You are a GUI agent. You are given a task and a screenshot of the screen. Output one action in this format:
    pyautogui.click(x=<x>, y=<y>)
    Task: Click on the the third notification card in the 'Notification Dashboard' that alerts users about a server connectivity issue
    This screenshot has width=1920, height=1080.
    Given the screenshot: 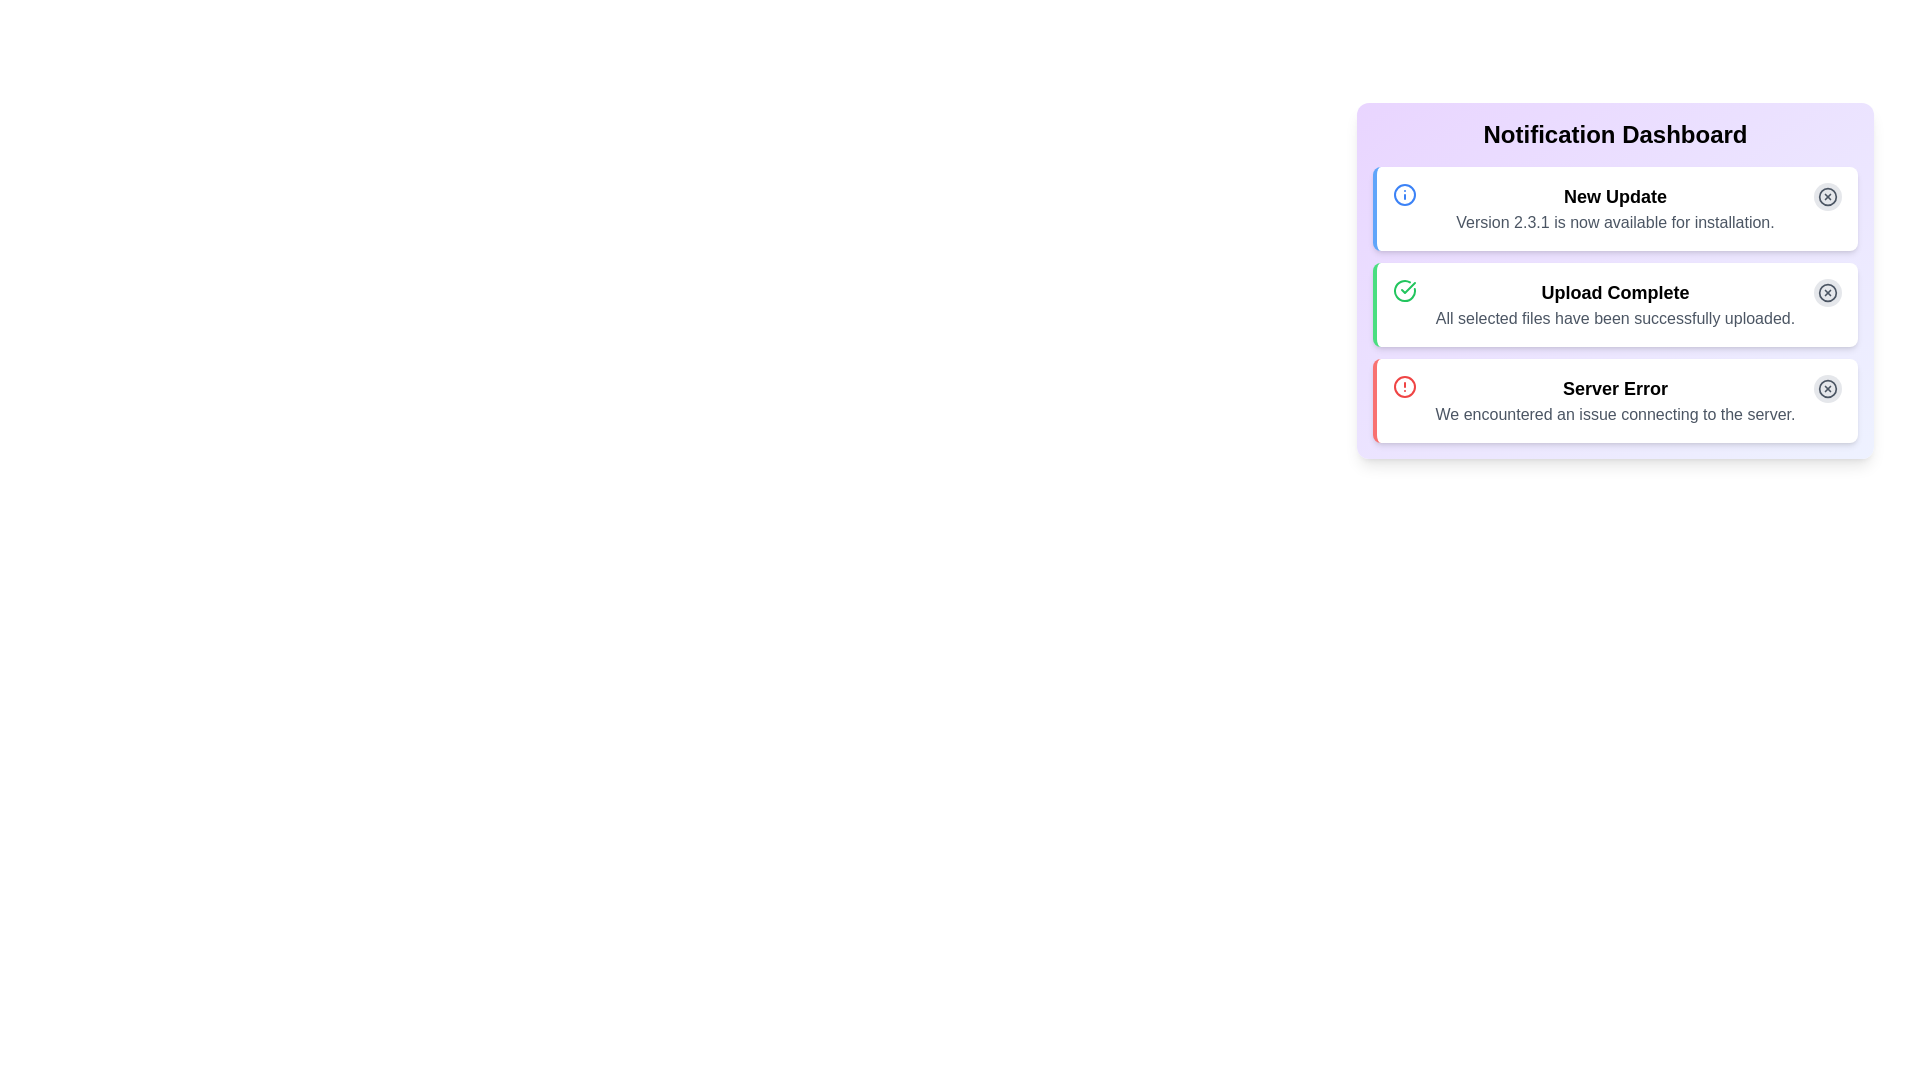 What is the action you would take?
    pyautogui.click(x=1615, y=401)
    